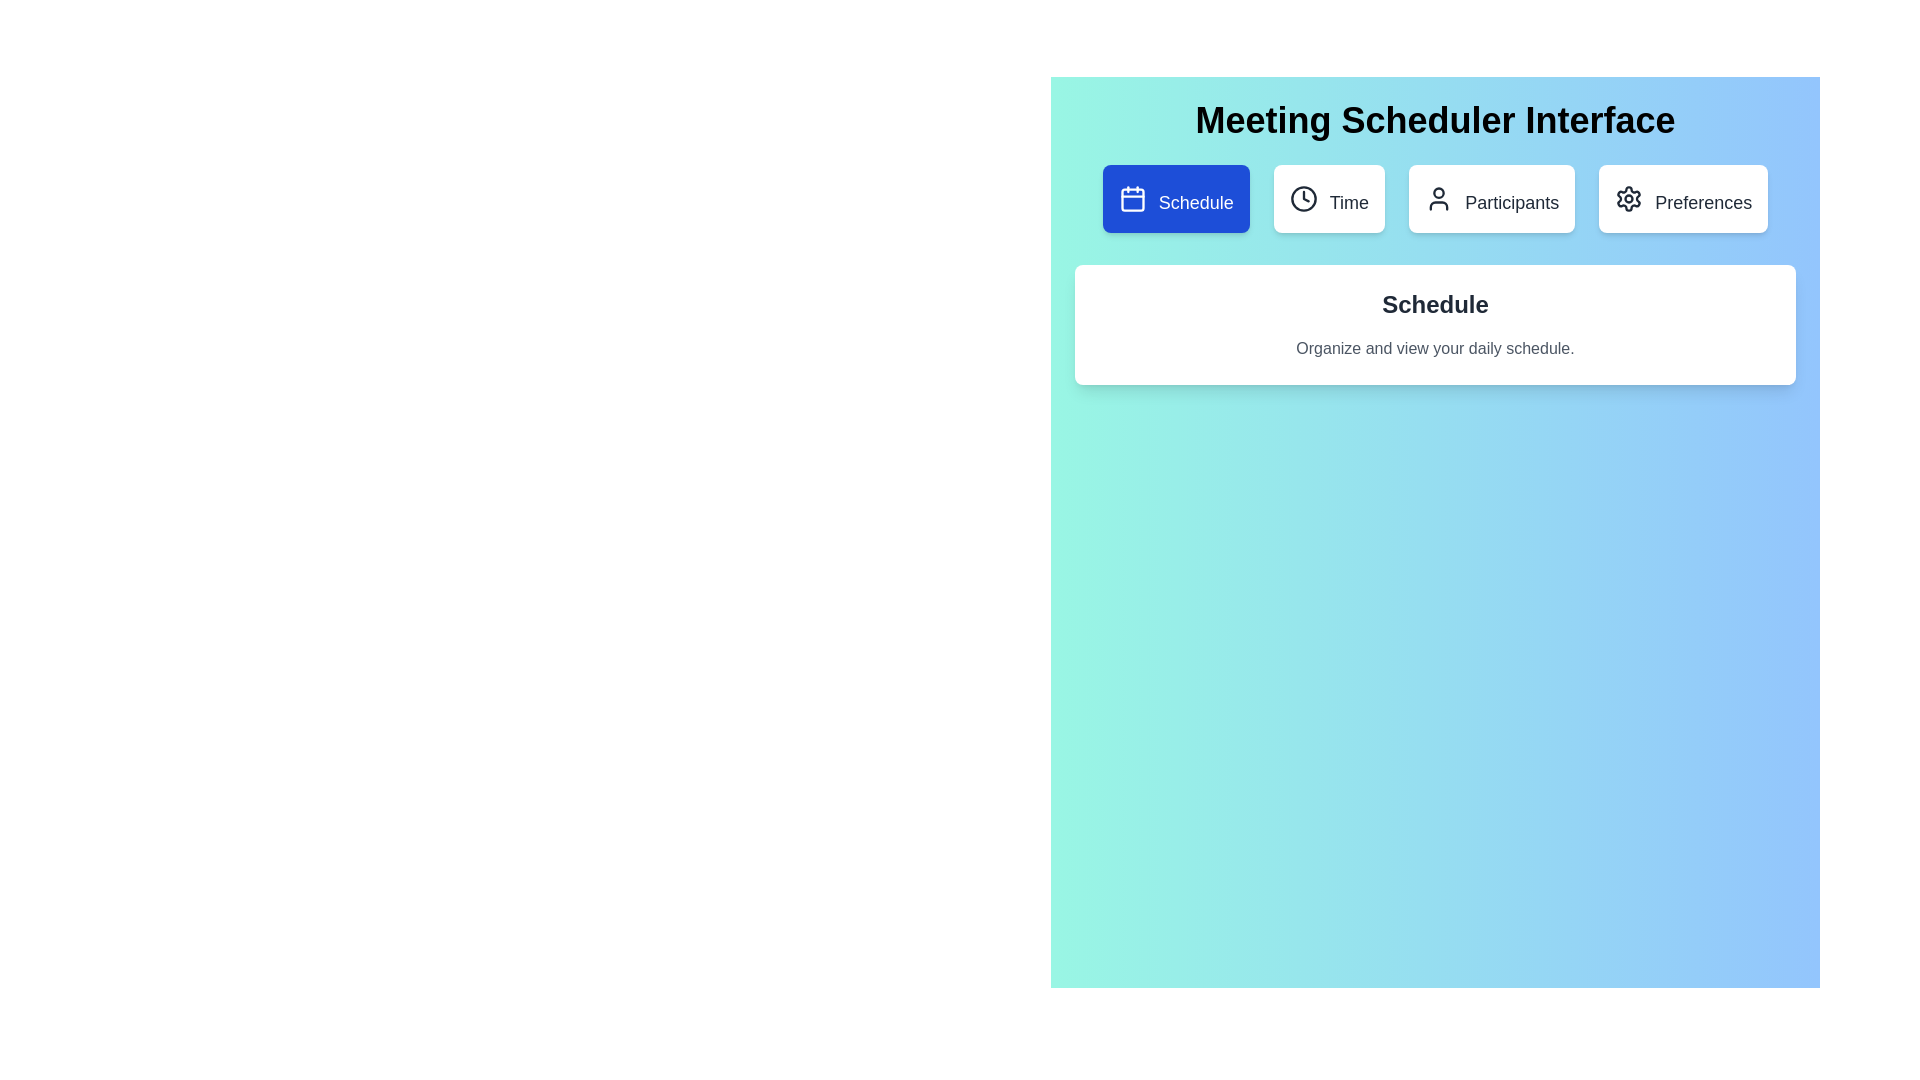 The image size is (1920, 1080). Describe the element at coordinates (1196, 203) in the screenshot. I see `text label for the 'Schedule' button, which indicates its purpose to open or interact with scheduling functionalities` at that location.